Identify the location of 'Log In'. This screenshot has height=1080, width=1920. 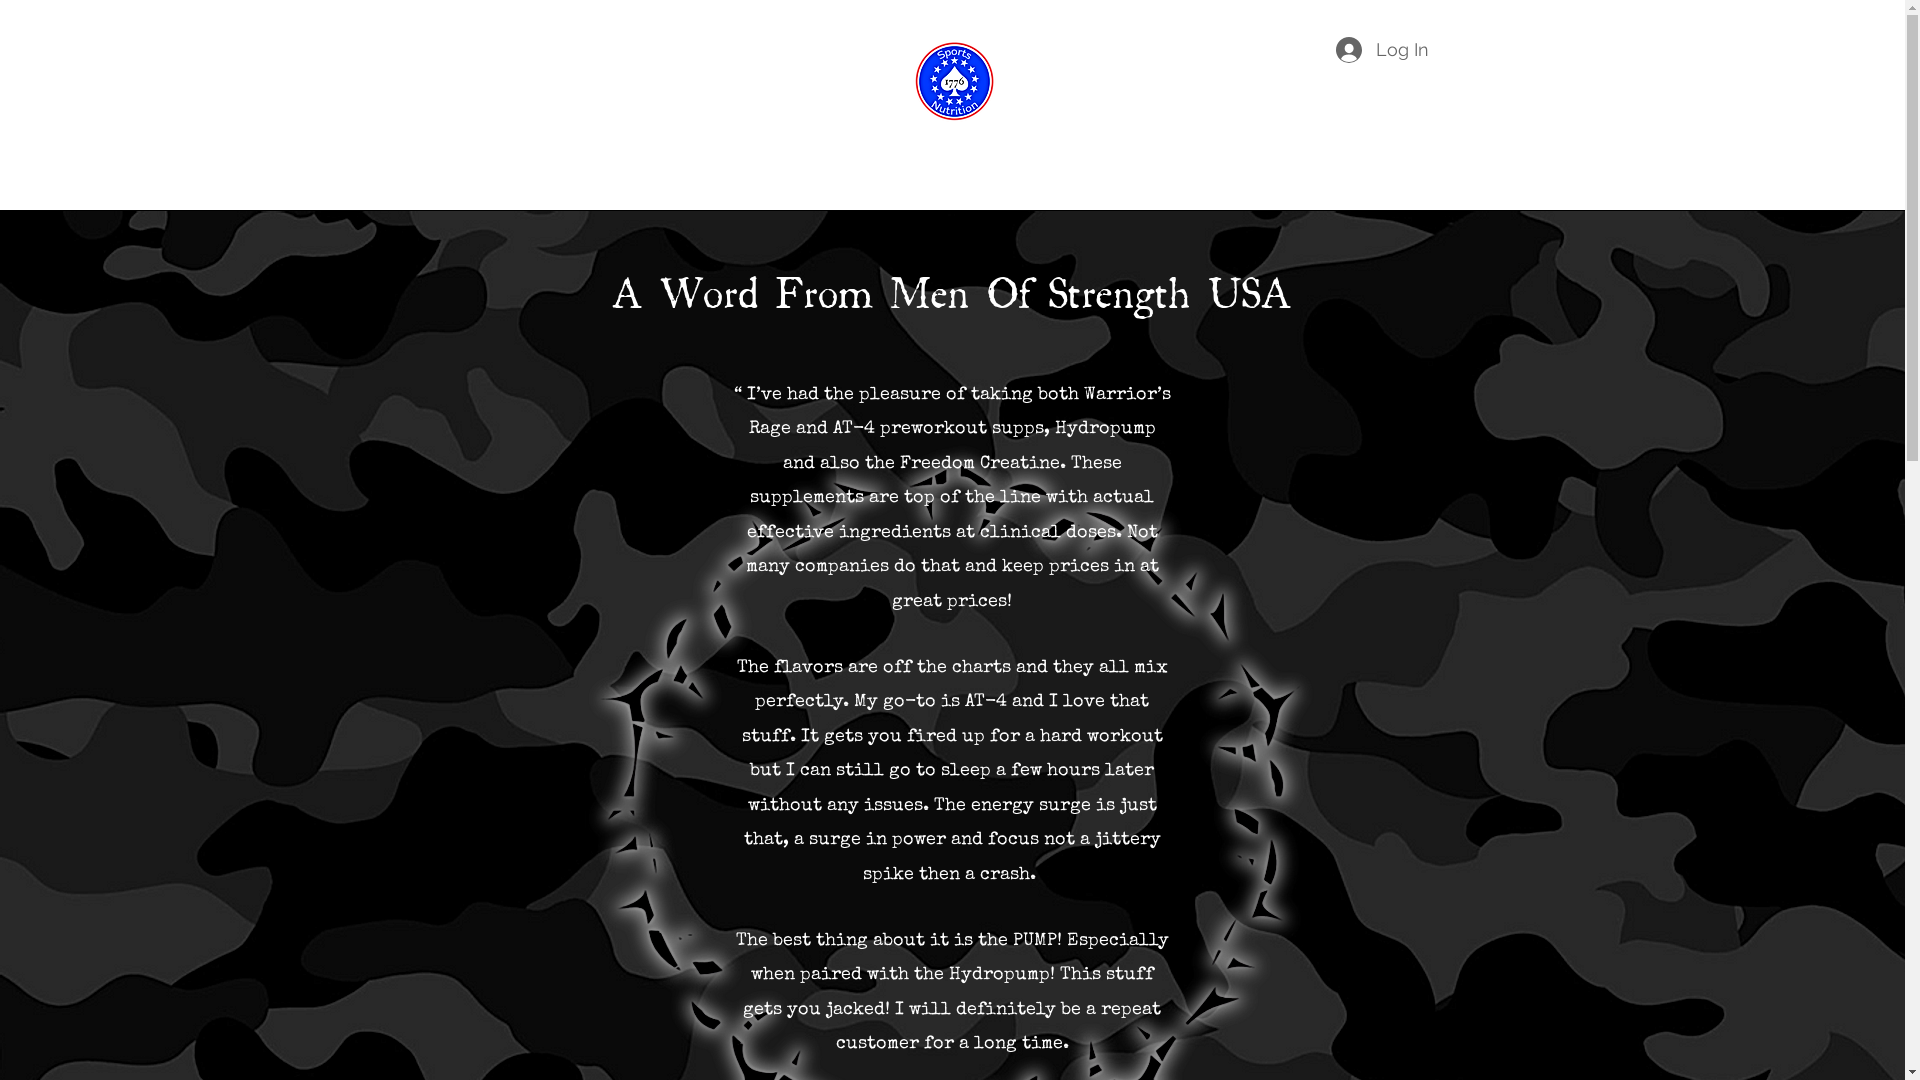
(1381, 49).